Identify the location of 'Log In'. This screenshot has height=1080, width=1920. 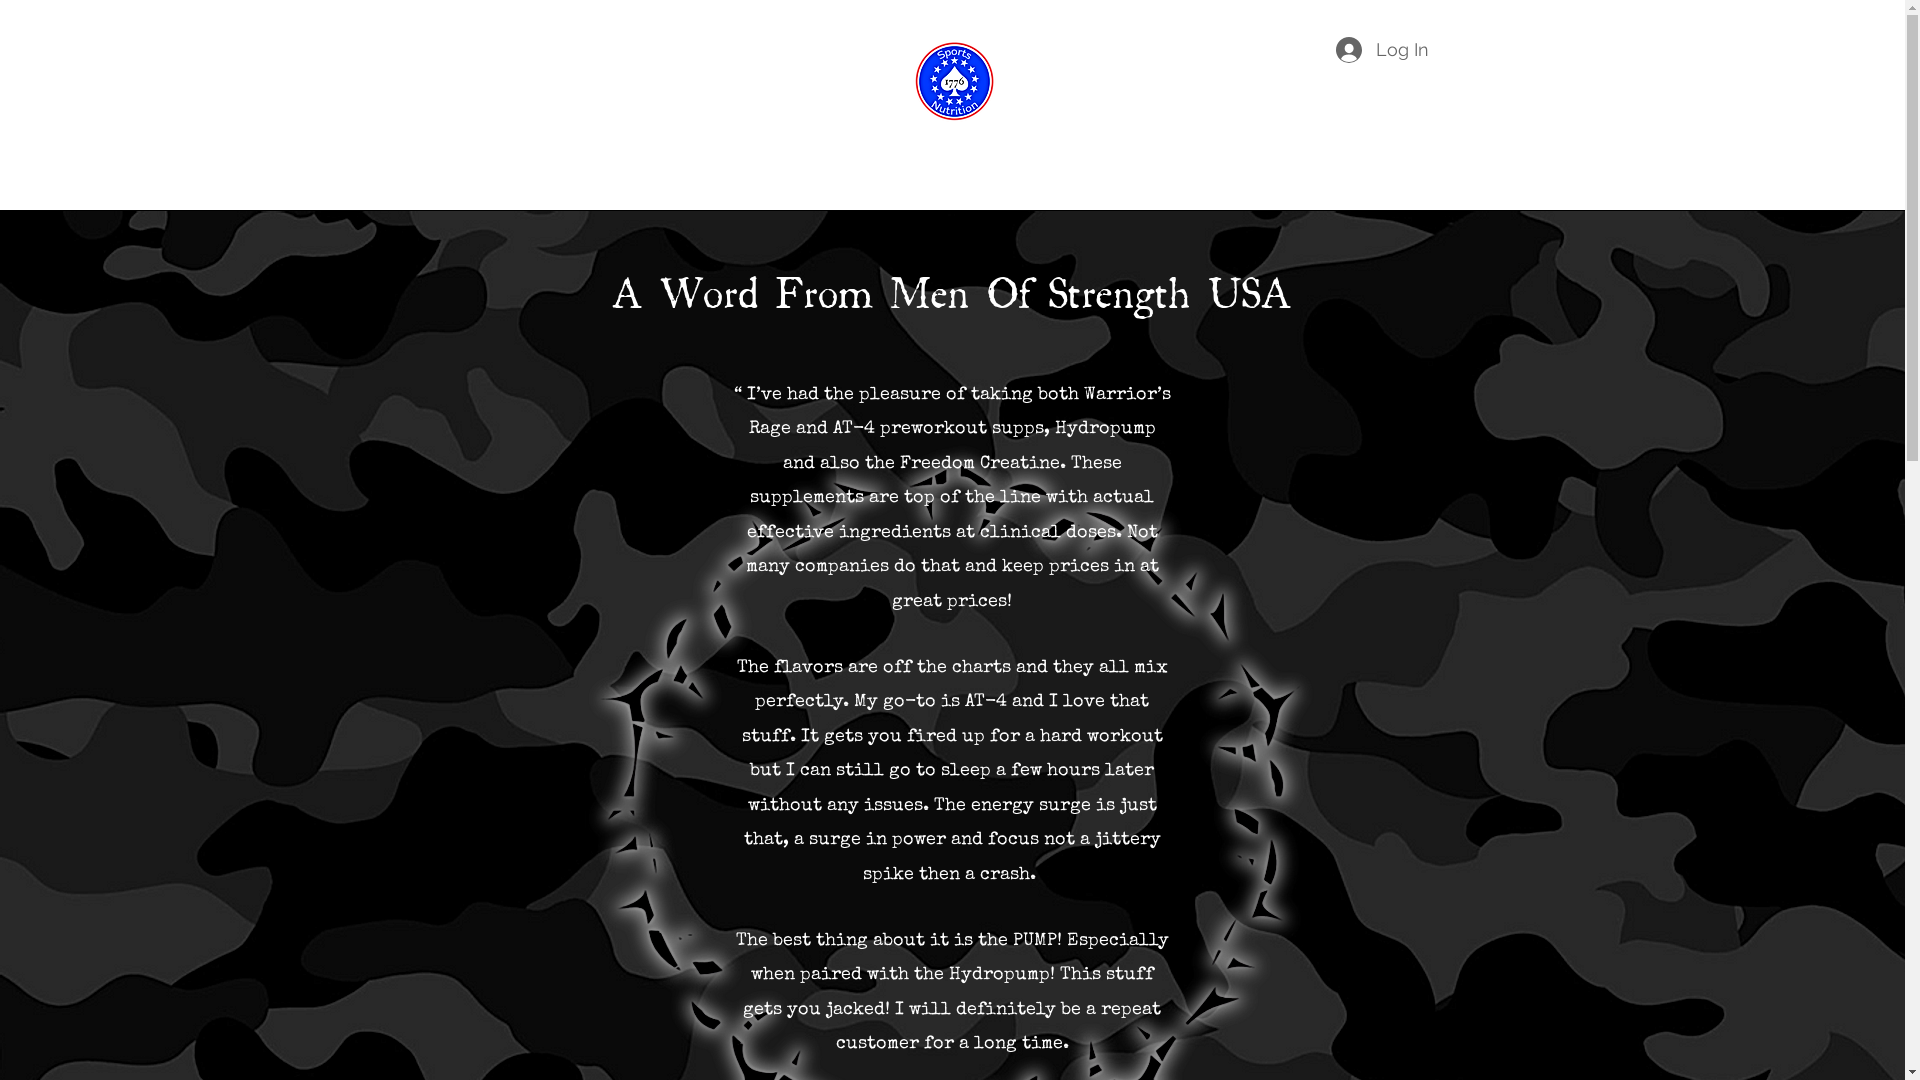
(1381, 49).